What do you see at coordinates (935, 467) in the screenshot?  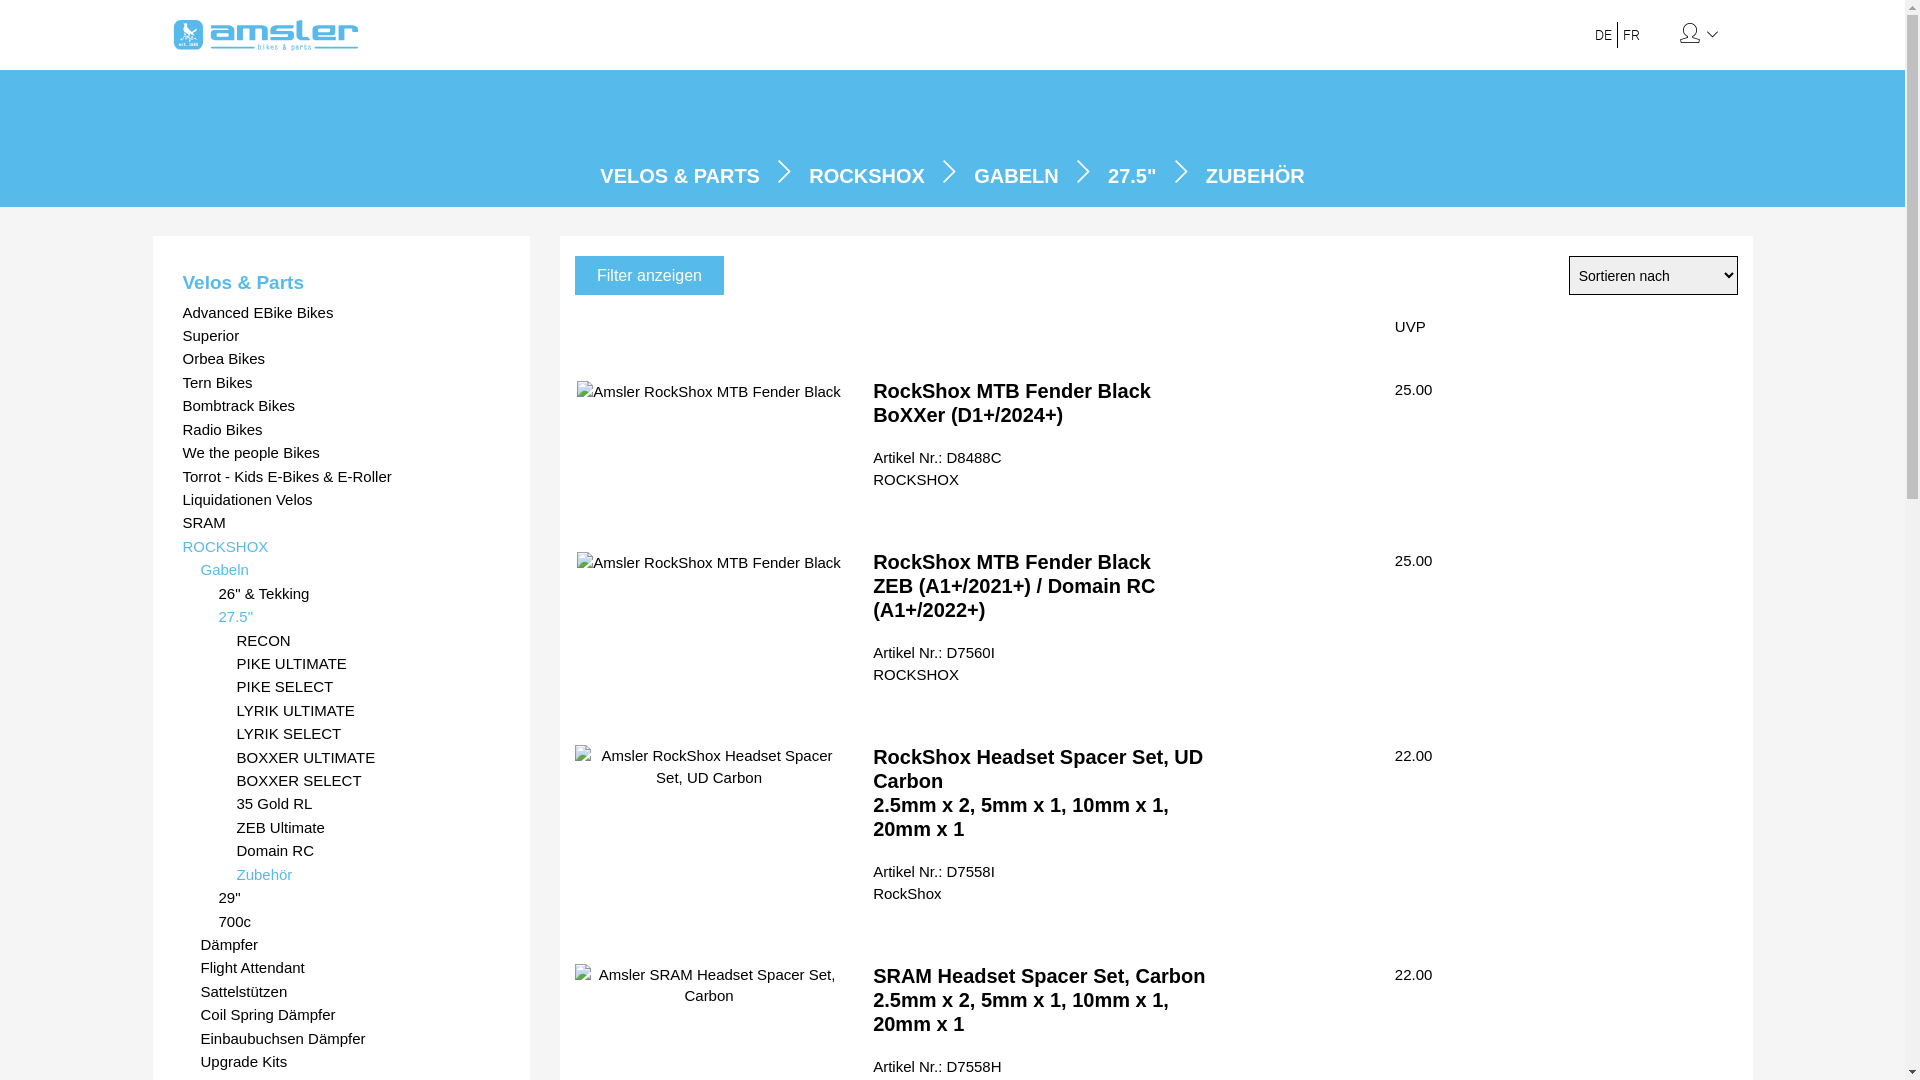 I see `'Artikel Nr.: D8488C` at bounding box center [935, 467].